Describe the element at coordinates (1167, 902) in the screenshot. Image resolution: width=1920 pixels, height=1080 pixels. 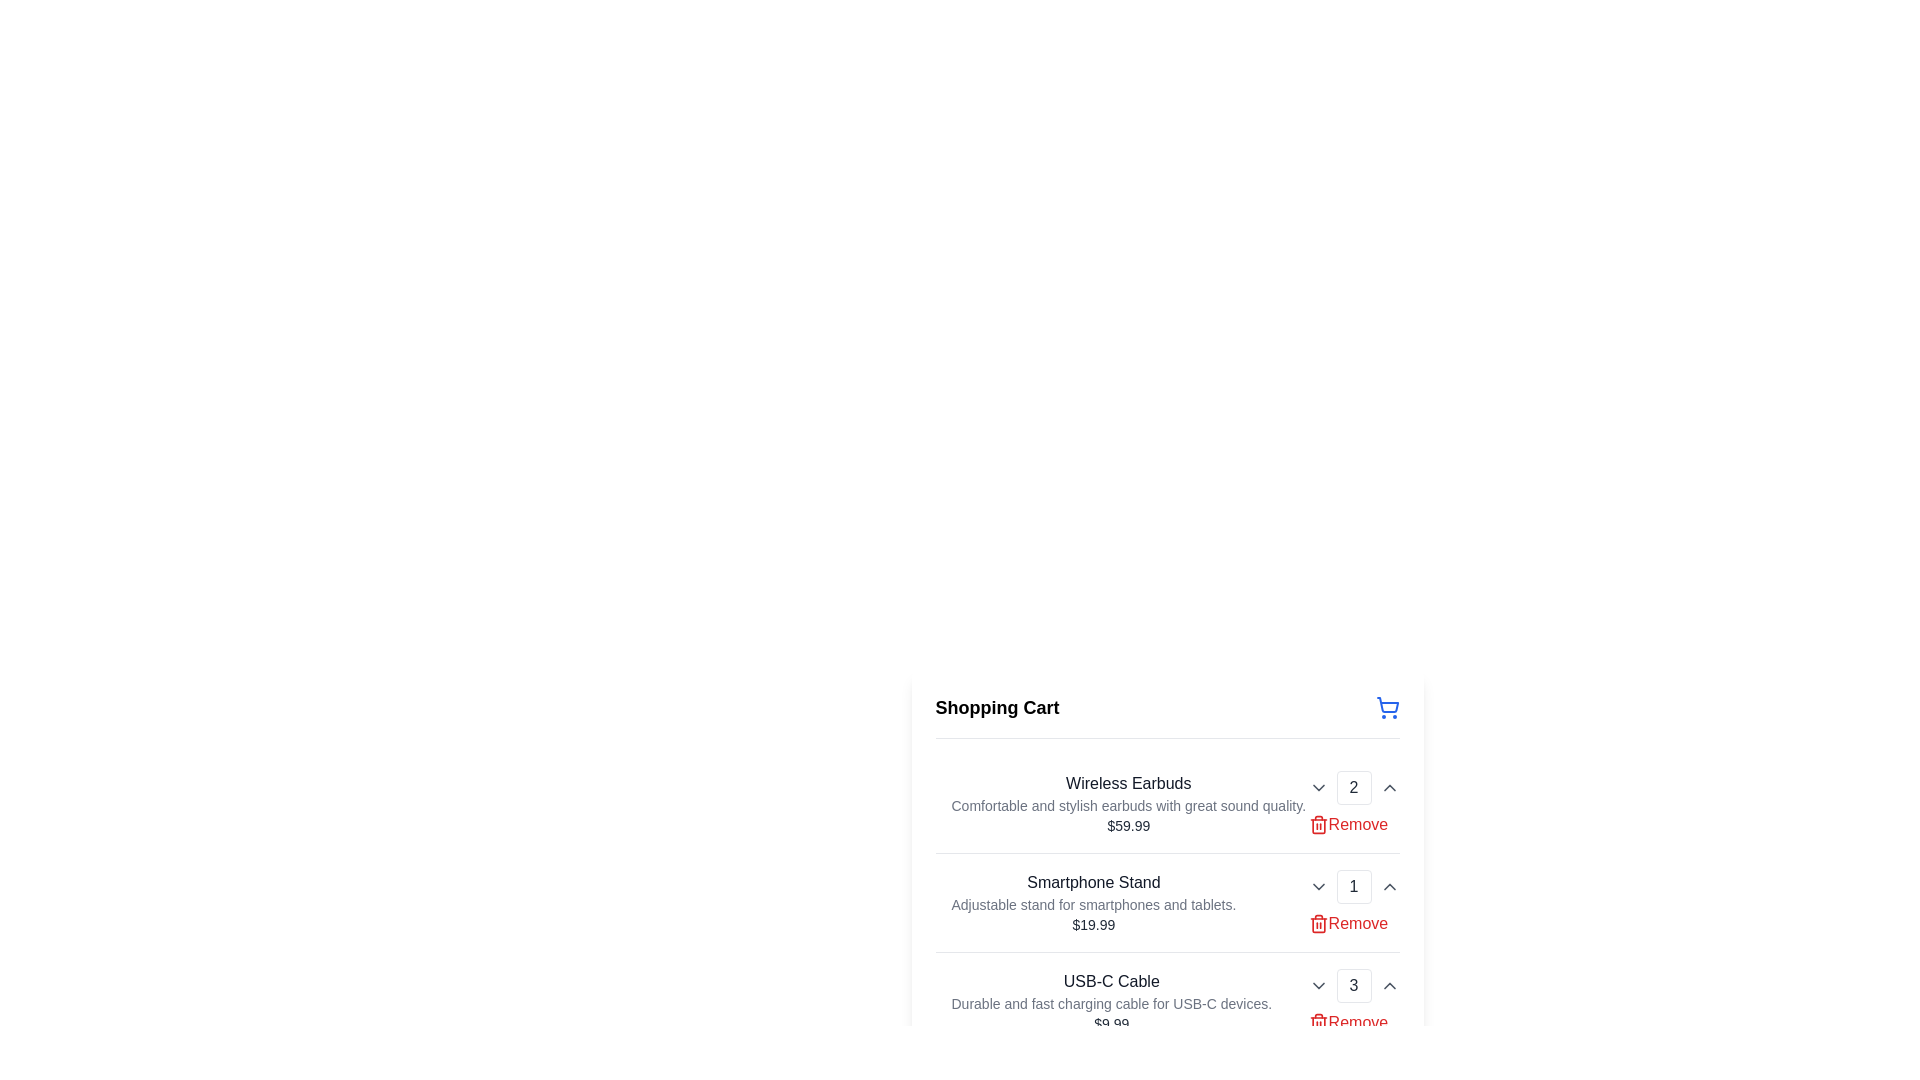
I see `the second row of the shopping cart interface that contains the product 'Smartphone Stand'` at that location.